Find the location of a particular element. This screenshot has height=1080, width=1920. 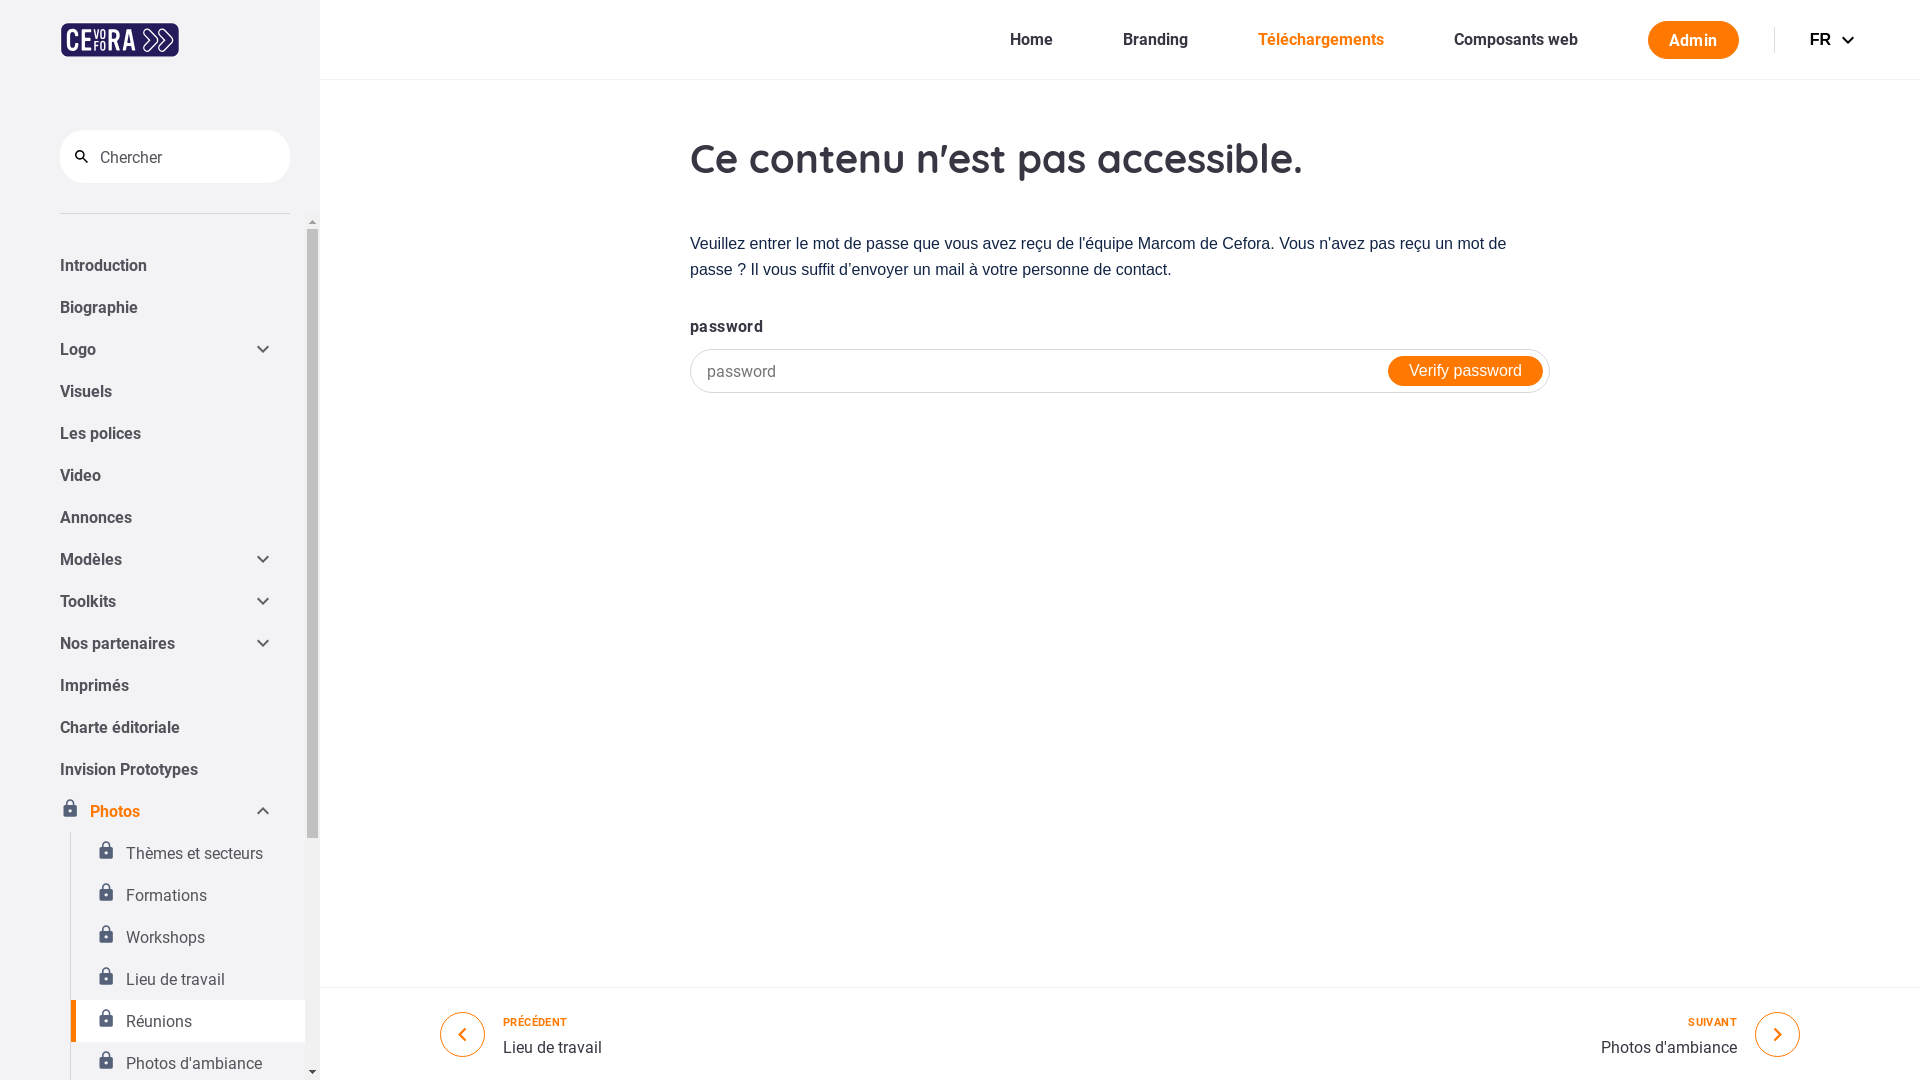

'Admin' is located at coordinates (1692, 38).